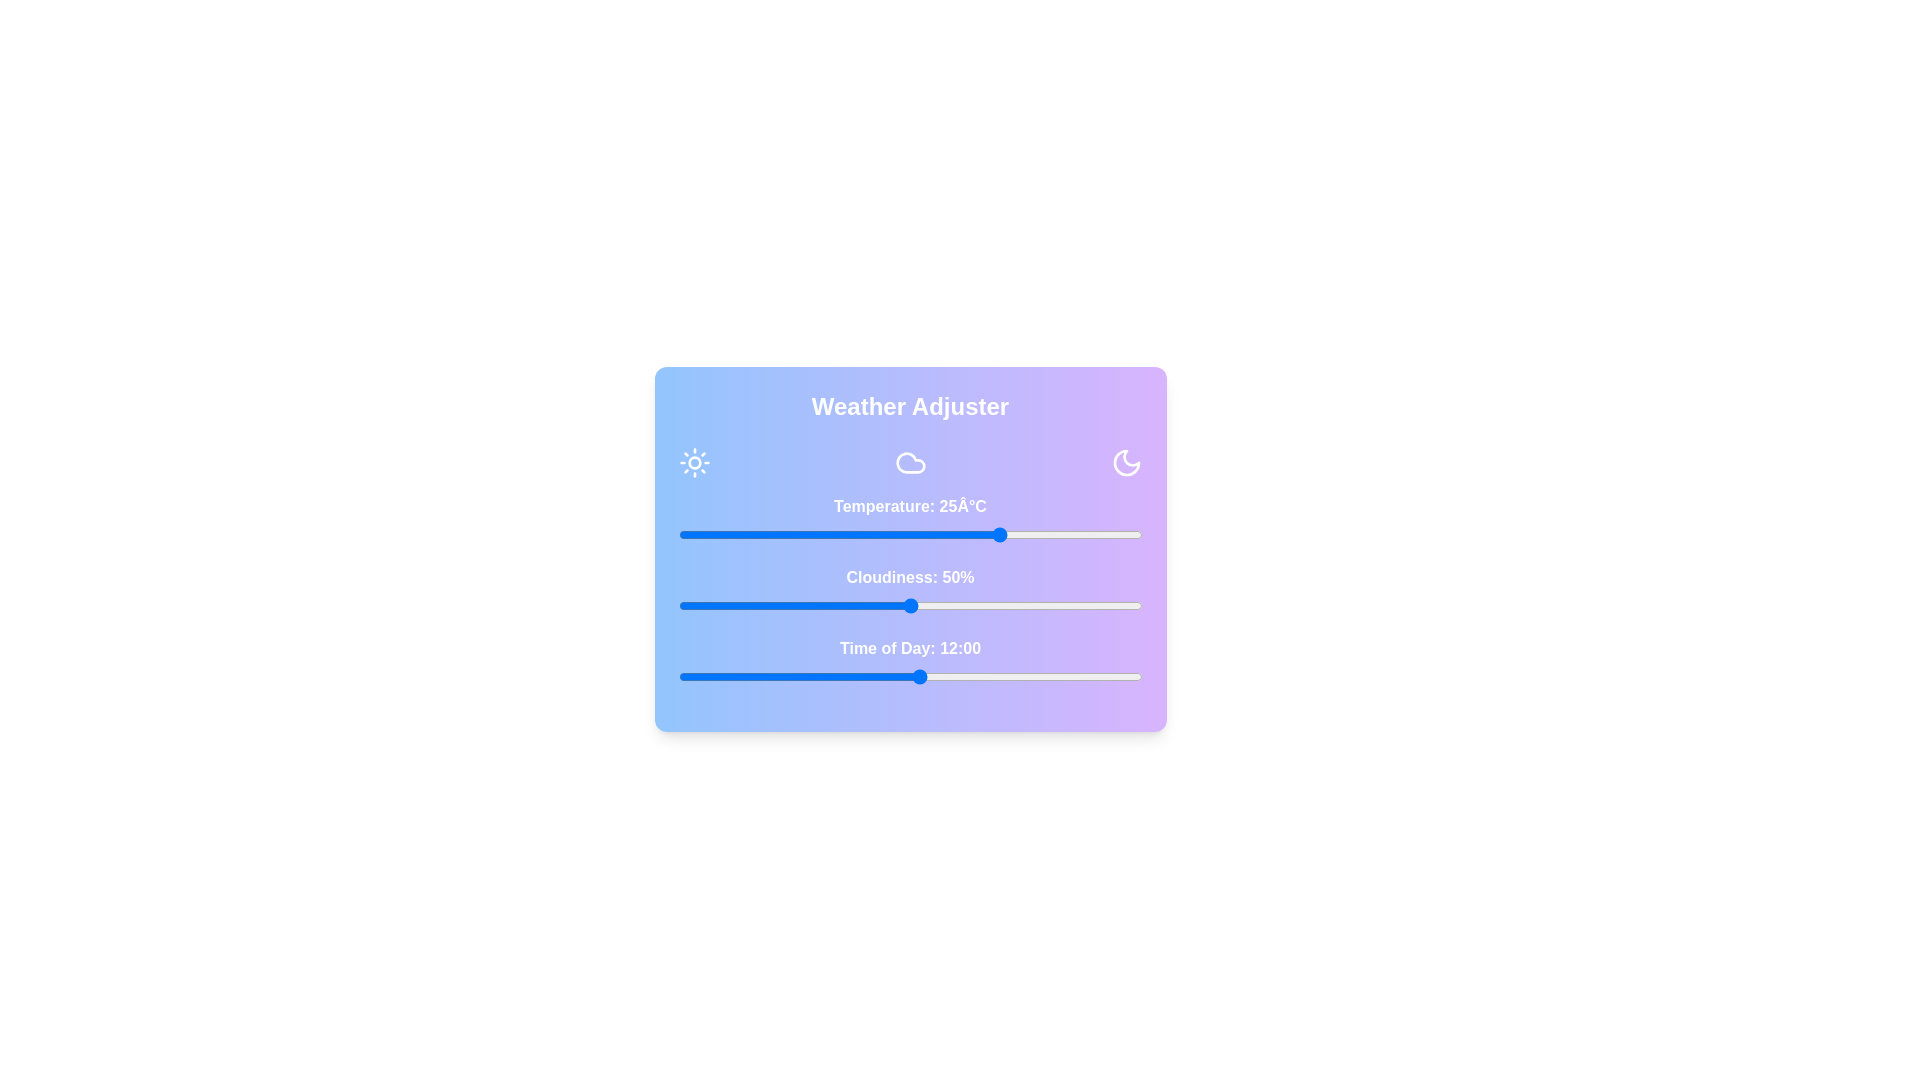 The width and height of the screenshot is (1920, 1080). I want to click on the cloudiness level, so click(683, 604).